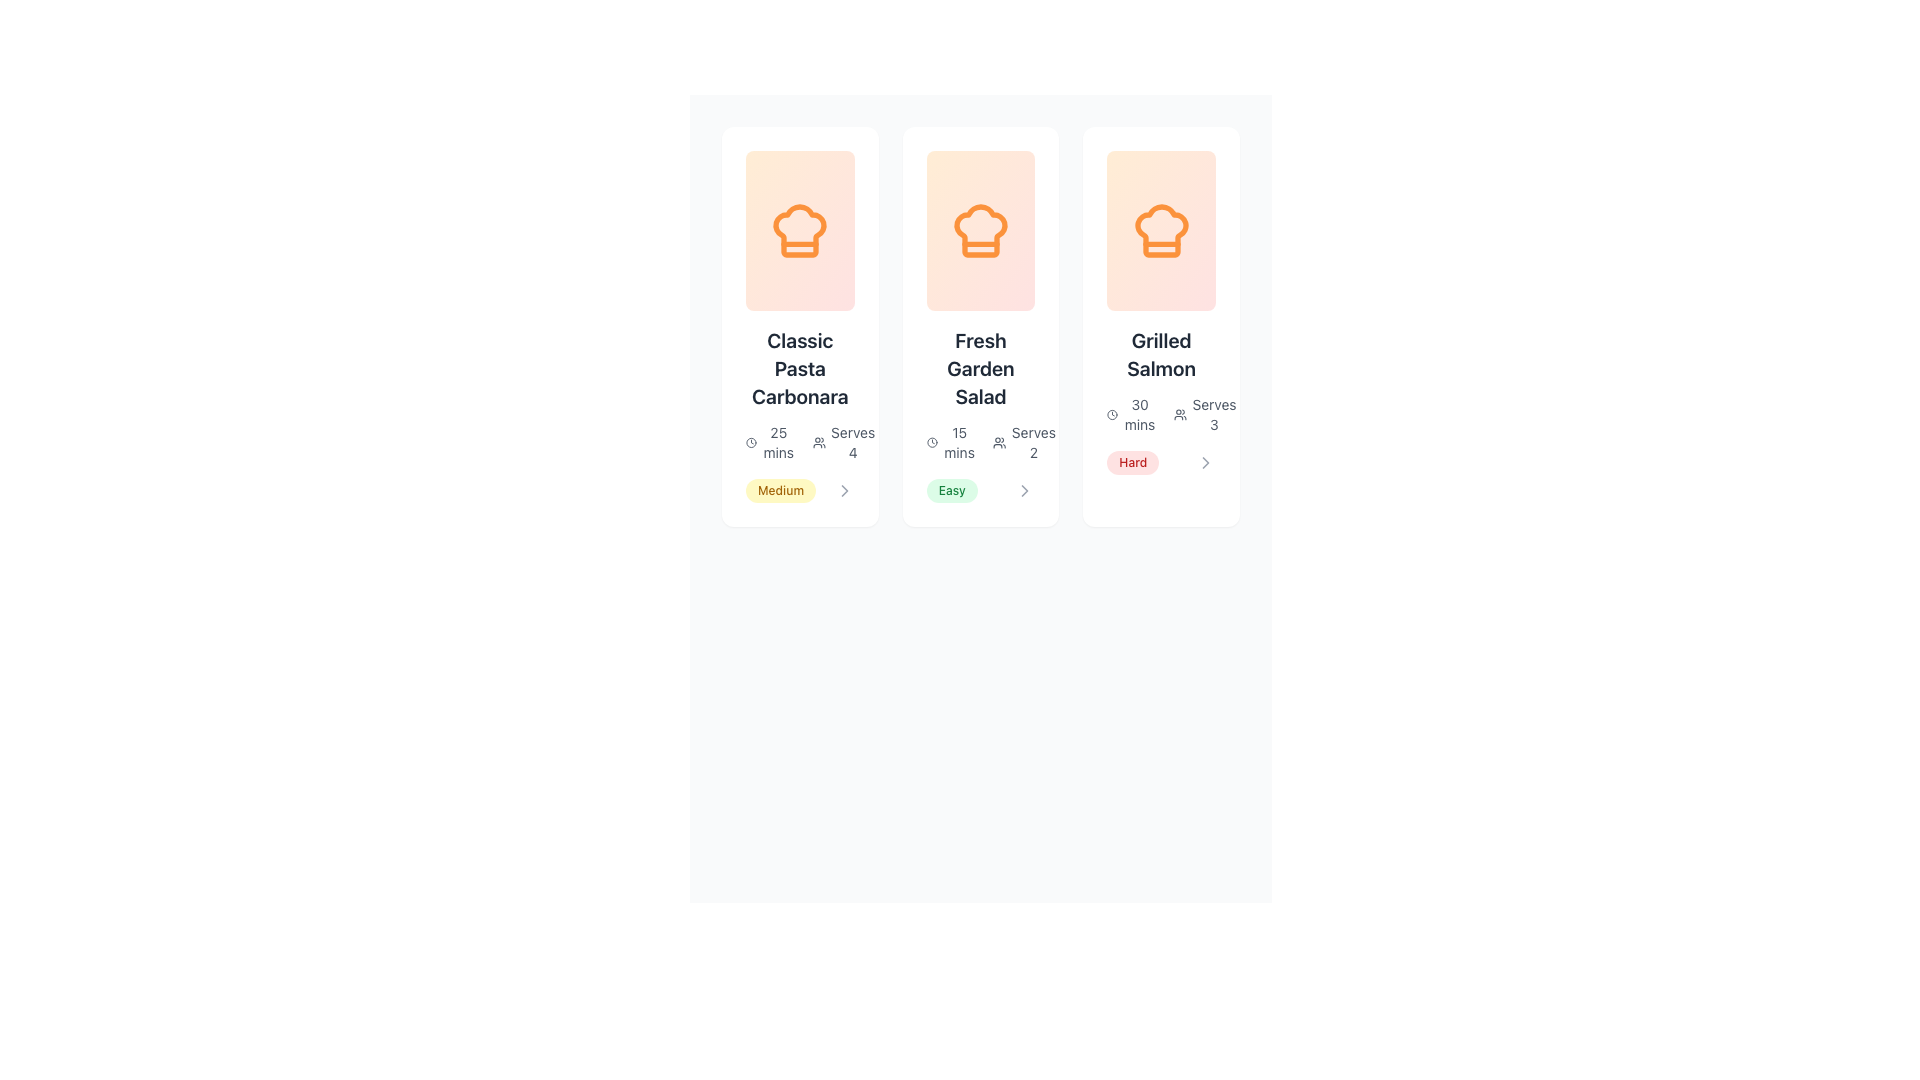 This screenshot has height=1080, width=1920. I want to click on the SVG circle element that represents the clock dial in the 'Grilled Salmon' card located in the third column, positioned to the left of the '30 mins' text, so click(1111, 414).